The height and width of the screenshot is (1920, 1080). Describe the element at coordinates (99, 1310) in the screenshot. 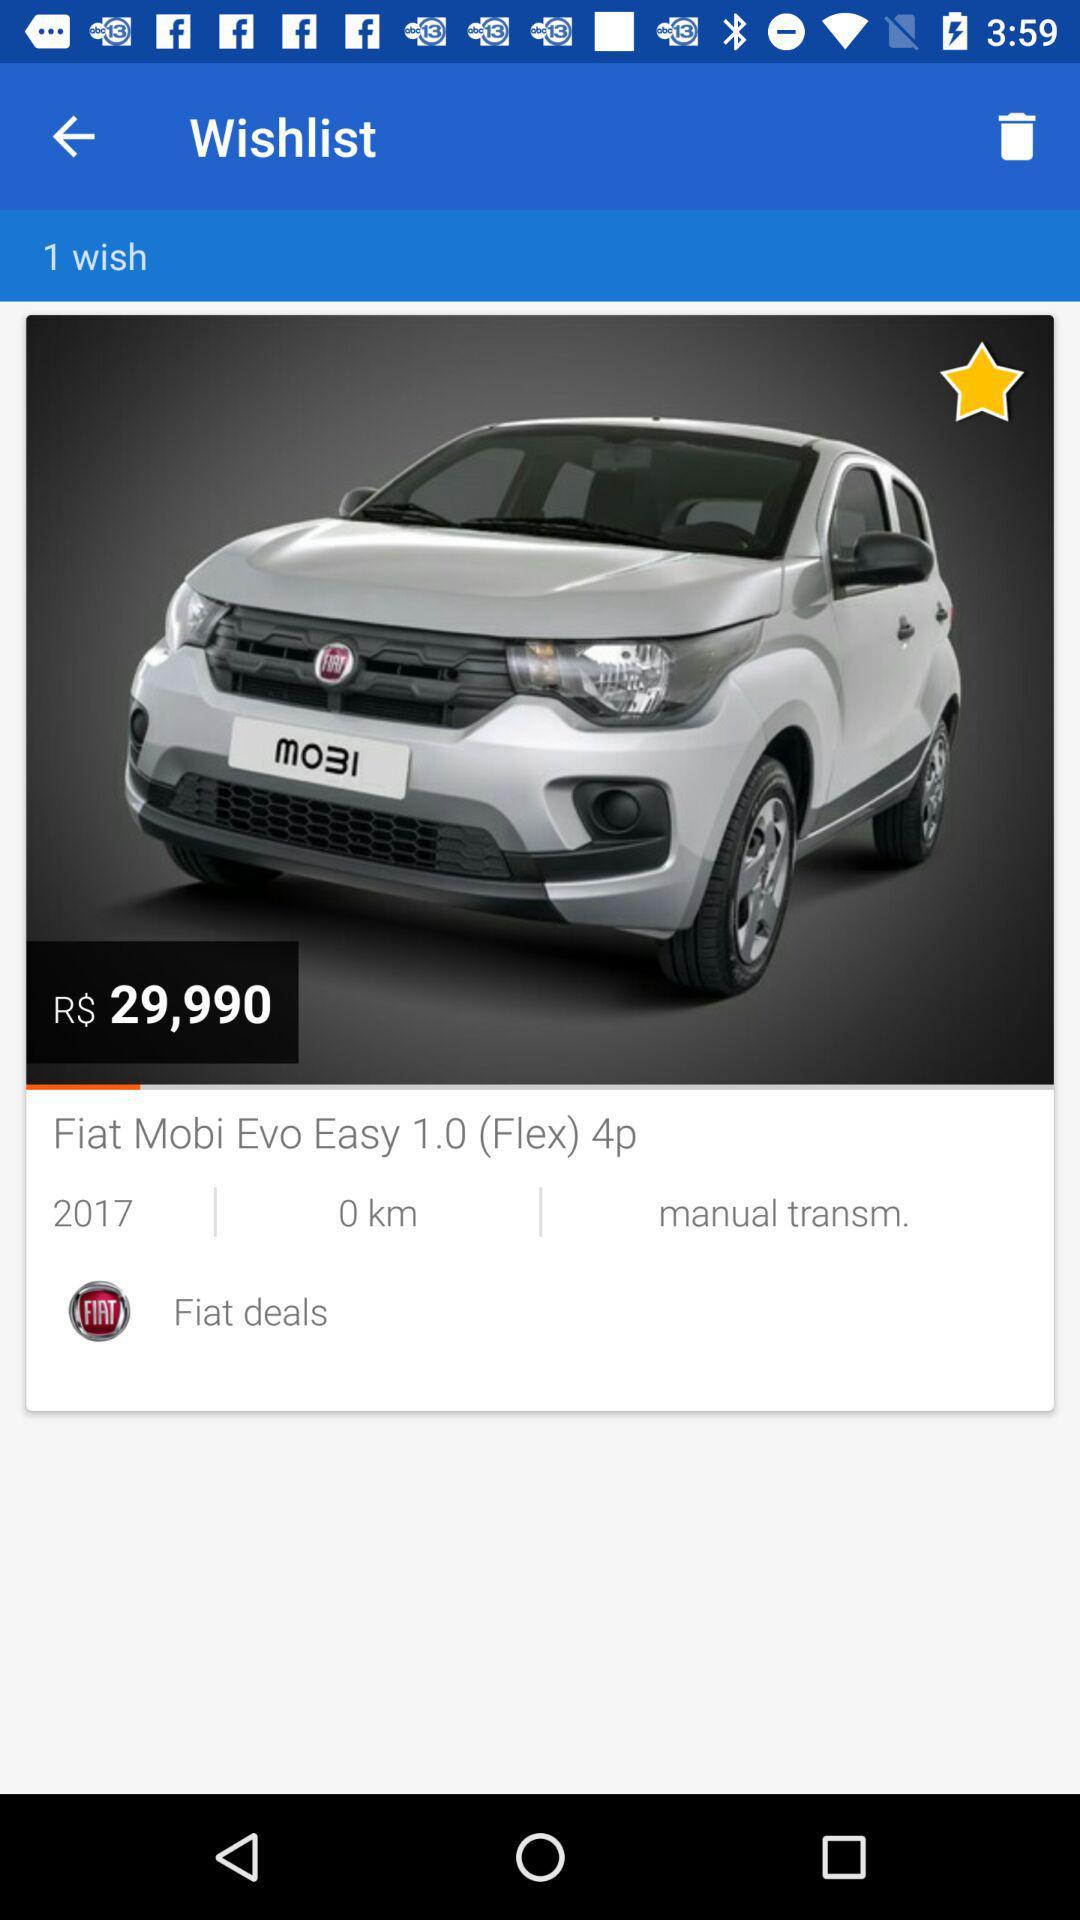

I see `the item to the left of fiat deals item` at that location.